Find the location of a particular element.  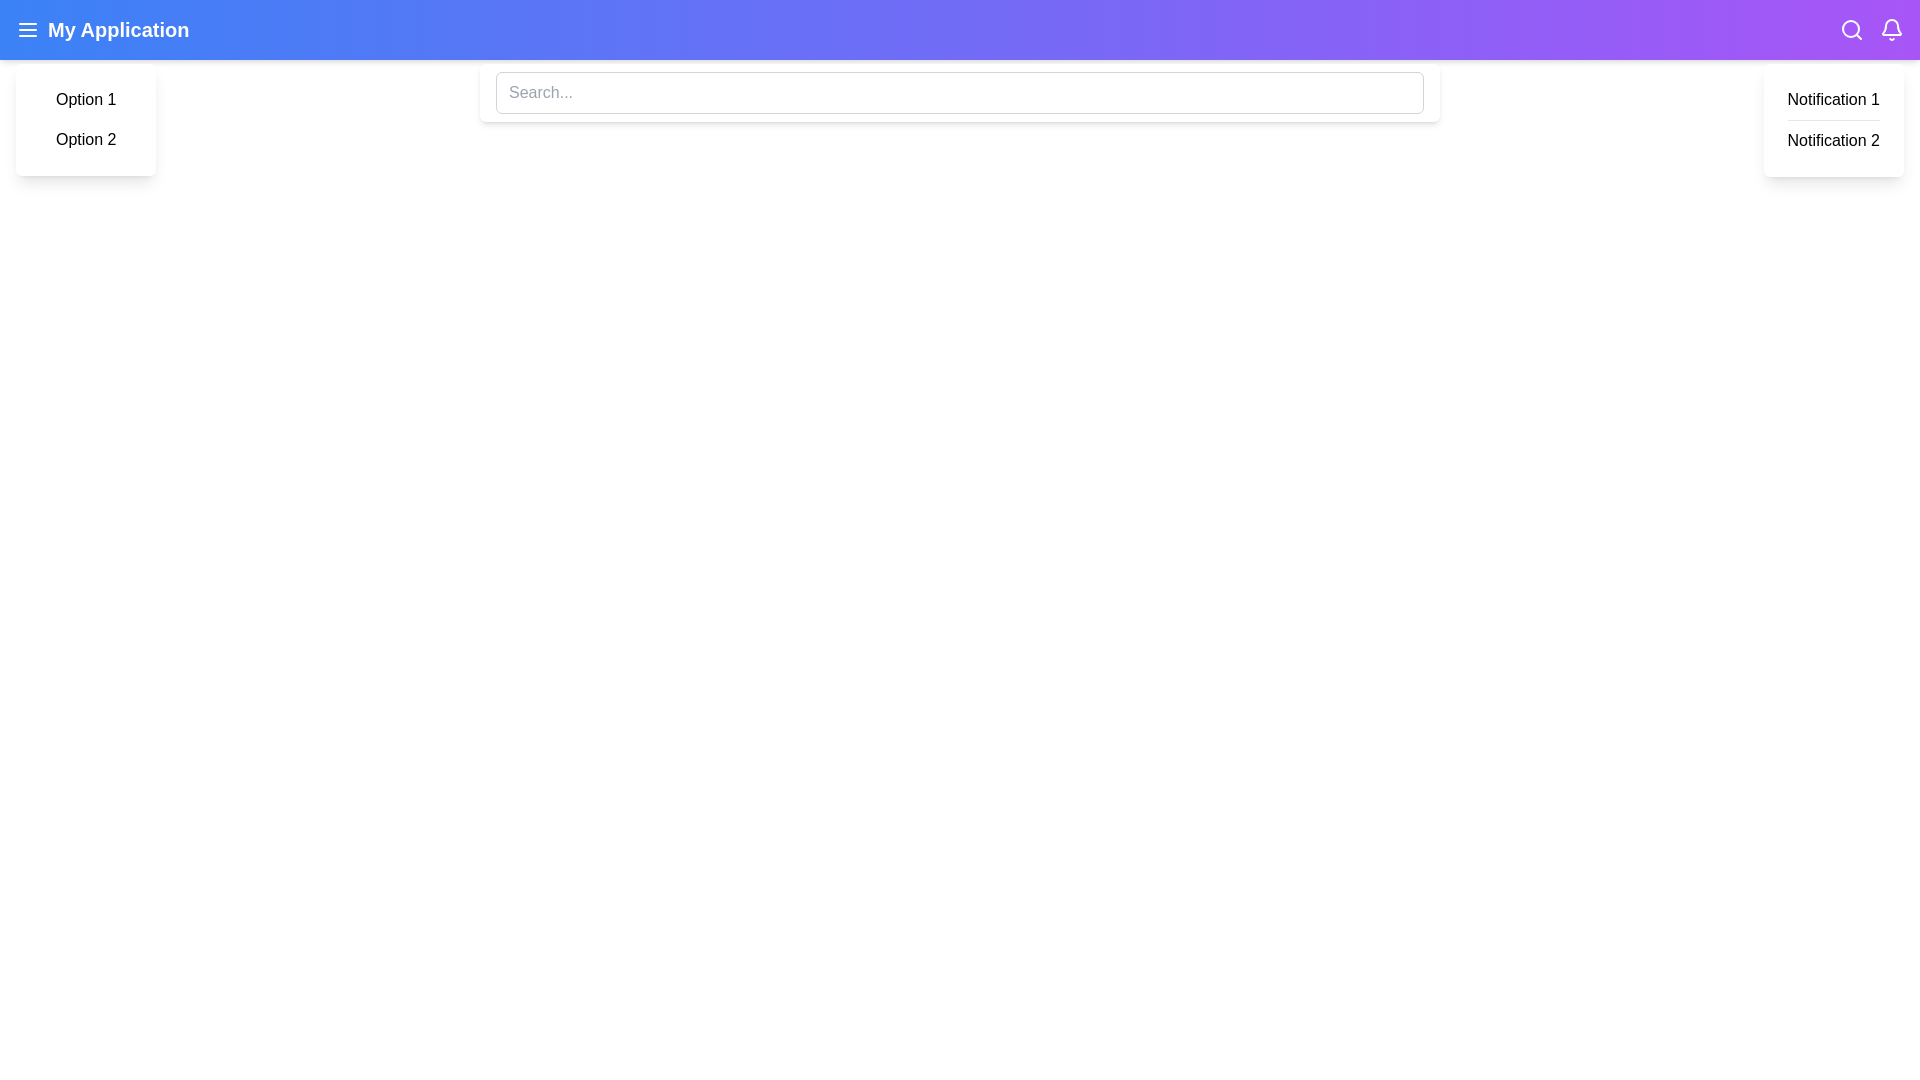

the hamburger menu icon located at the top-left corner of the application’s header bar, next to the title 'My Application', to receive additional visual feedback is located at coordinates (28, 30).